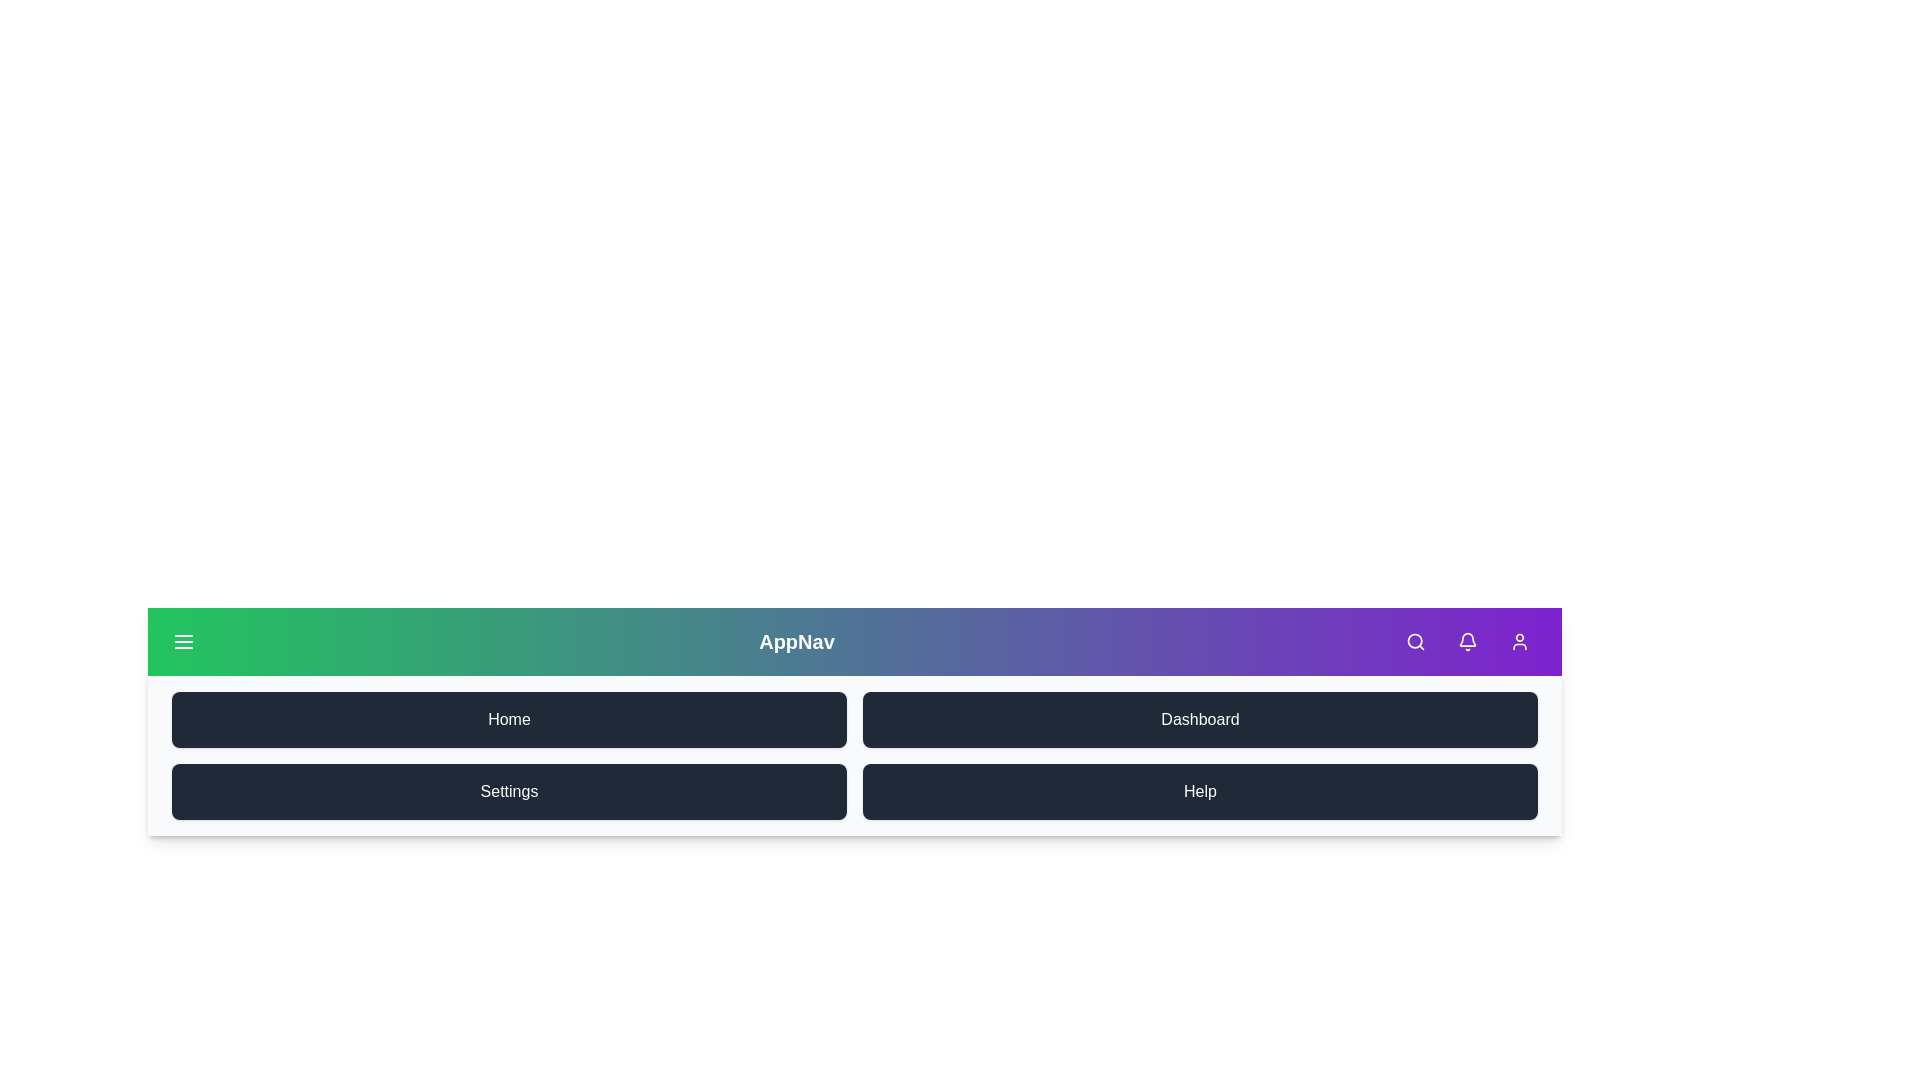 The height and width of the screenshot is (1080, 1920). I want to click on the menu item Settings by clicking on it, so click(509, 790).